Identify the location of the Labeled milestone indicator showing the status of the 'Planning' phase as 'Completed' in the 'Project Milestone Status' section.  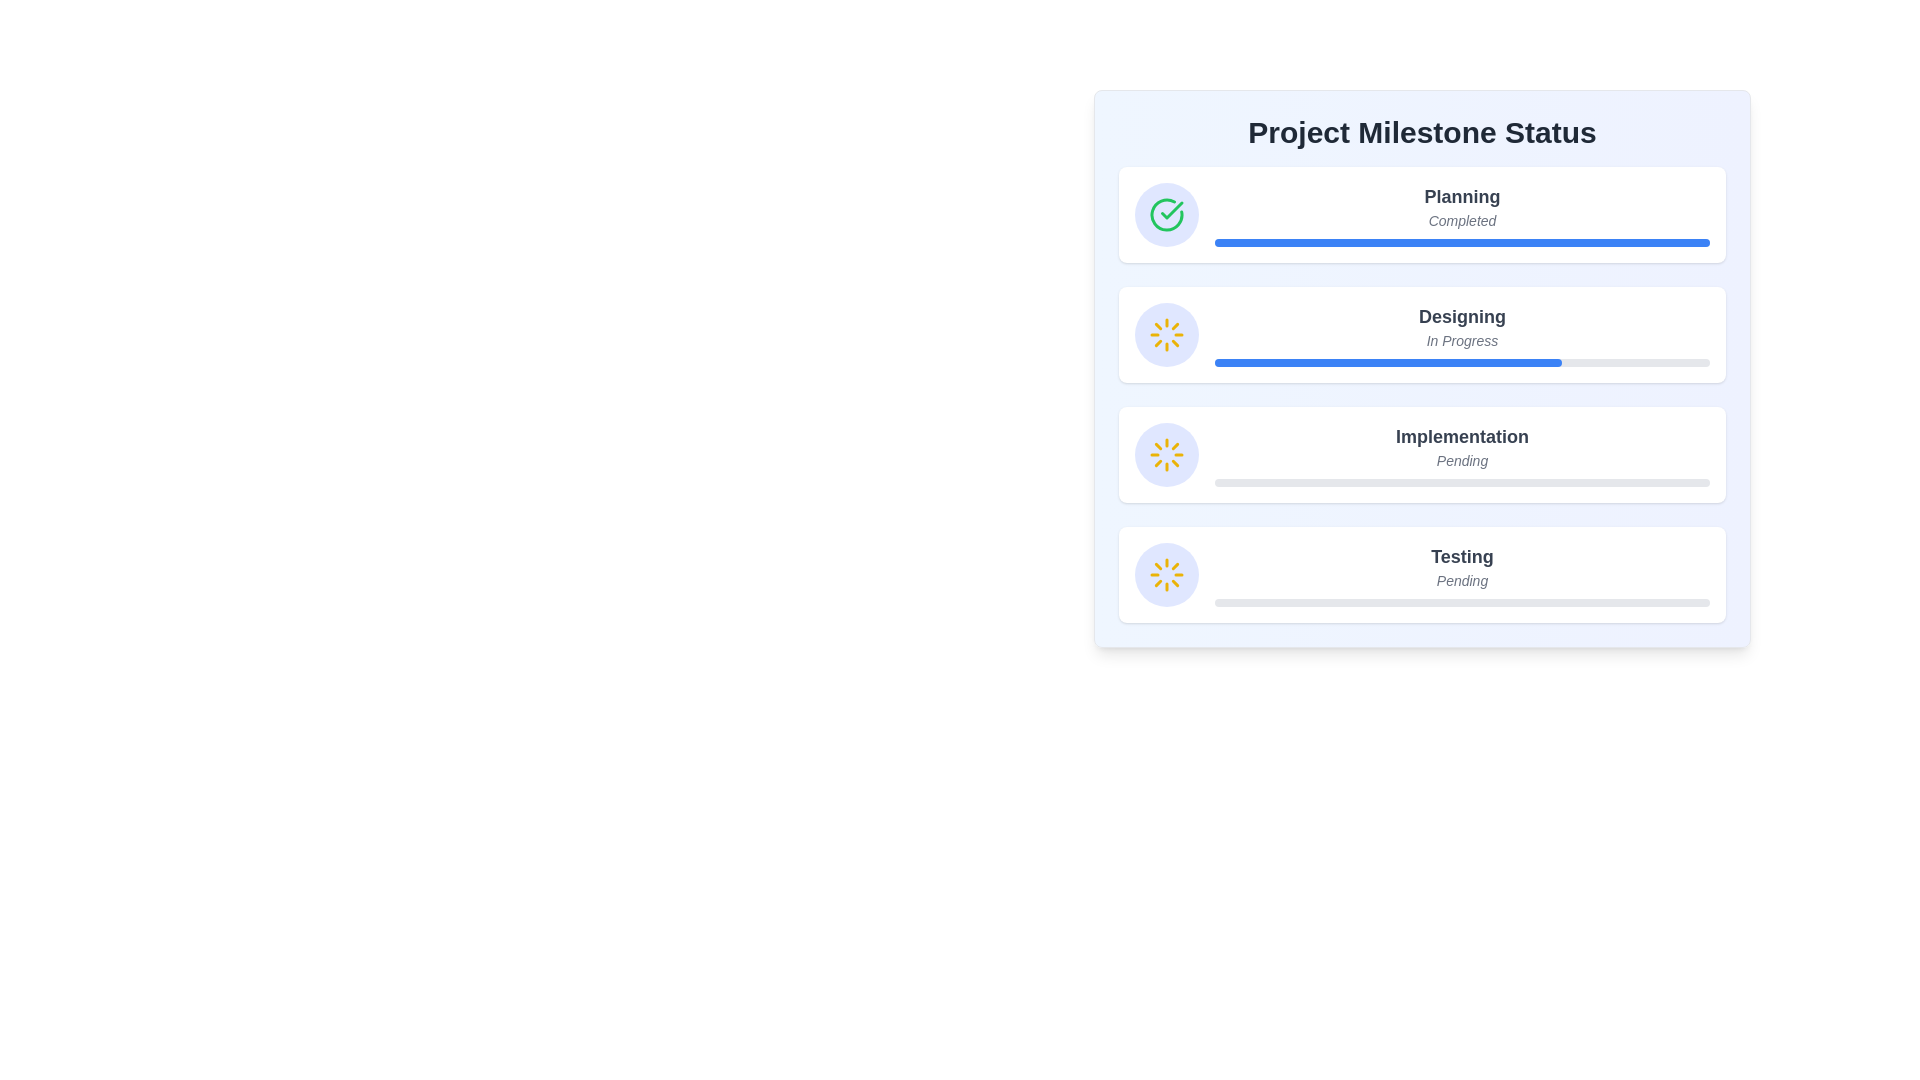
(1462, 215).